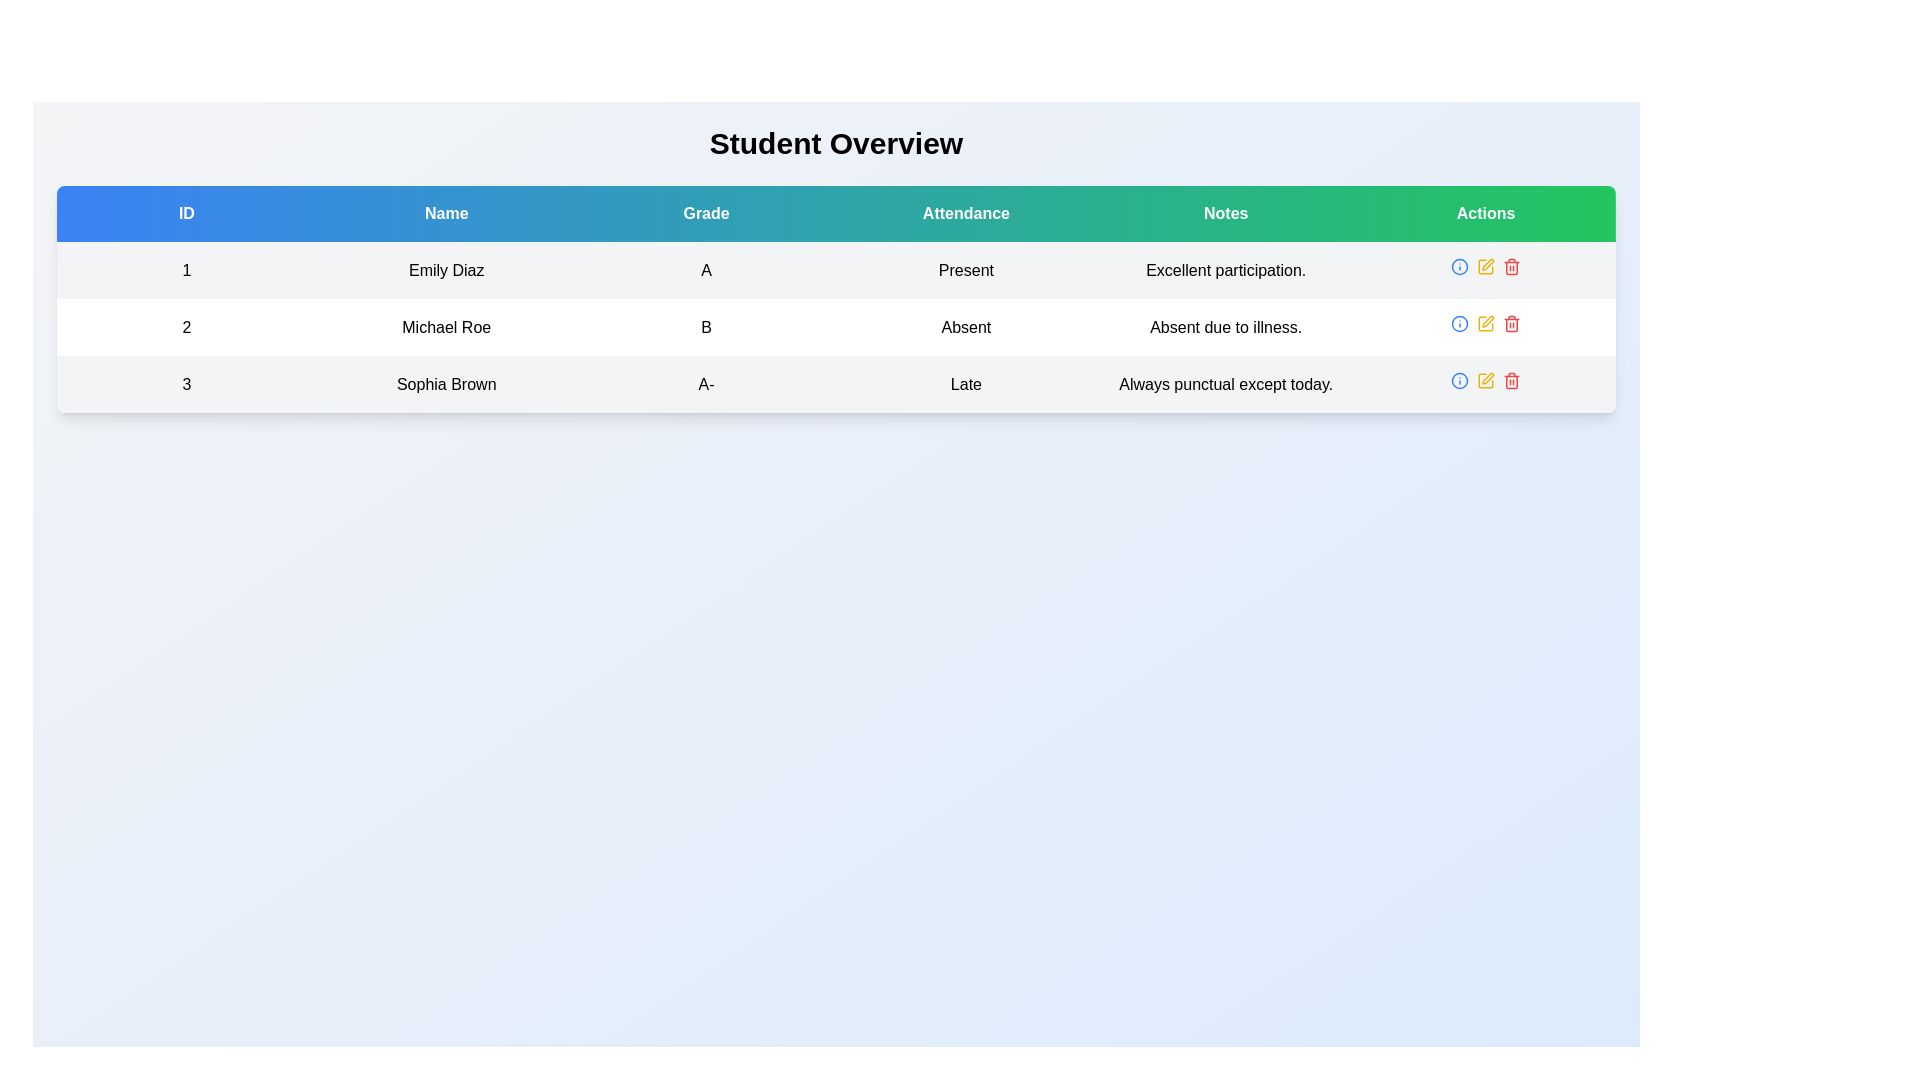 The image size is (1920, 1080). What do you see at coordinates (186, 270) in the screenshot?
I see `the numerical value '1' in the first column and first row of the table under the header 'ID'` at bounding box center [186, 270].